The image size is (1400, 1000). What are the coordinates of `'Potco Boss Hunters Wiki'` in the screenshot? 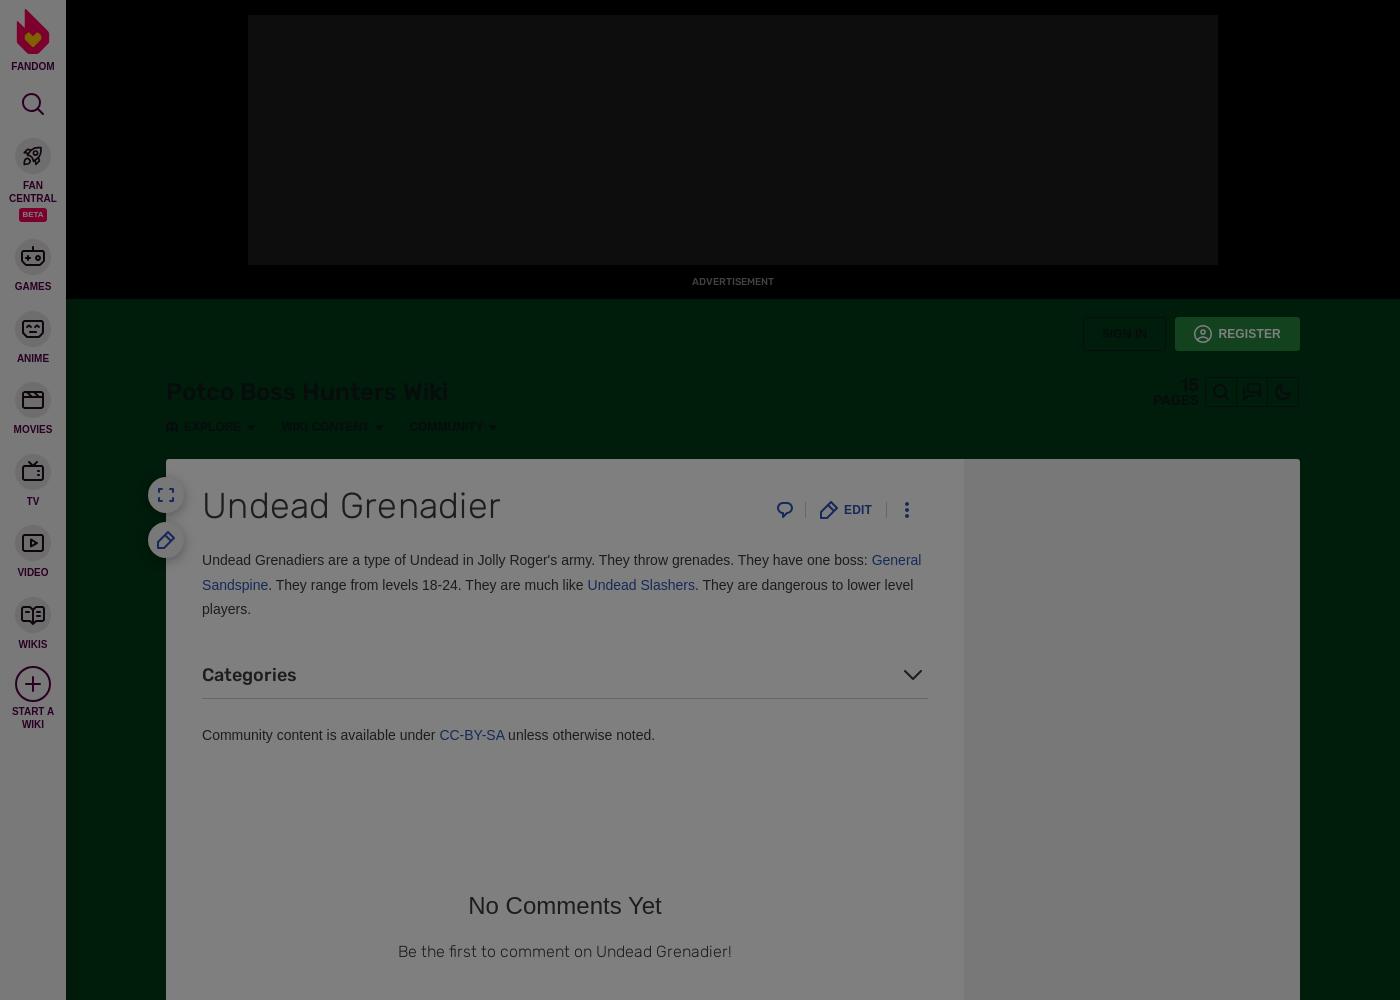 It's located at (166, 392).